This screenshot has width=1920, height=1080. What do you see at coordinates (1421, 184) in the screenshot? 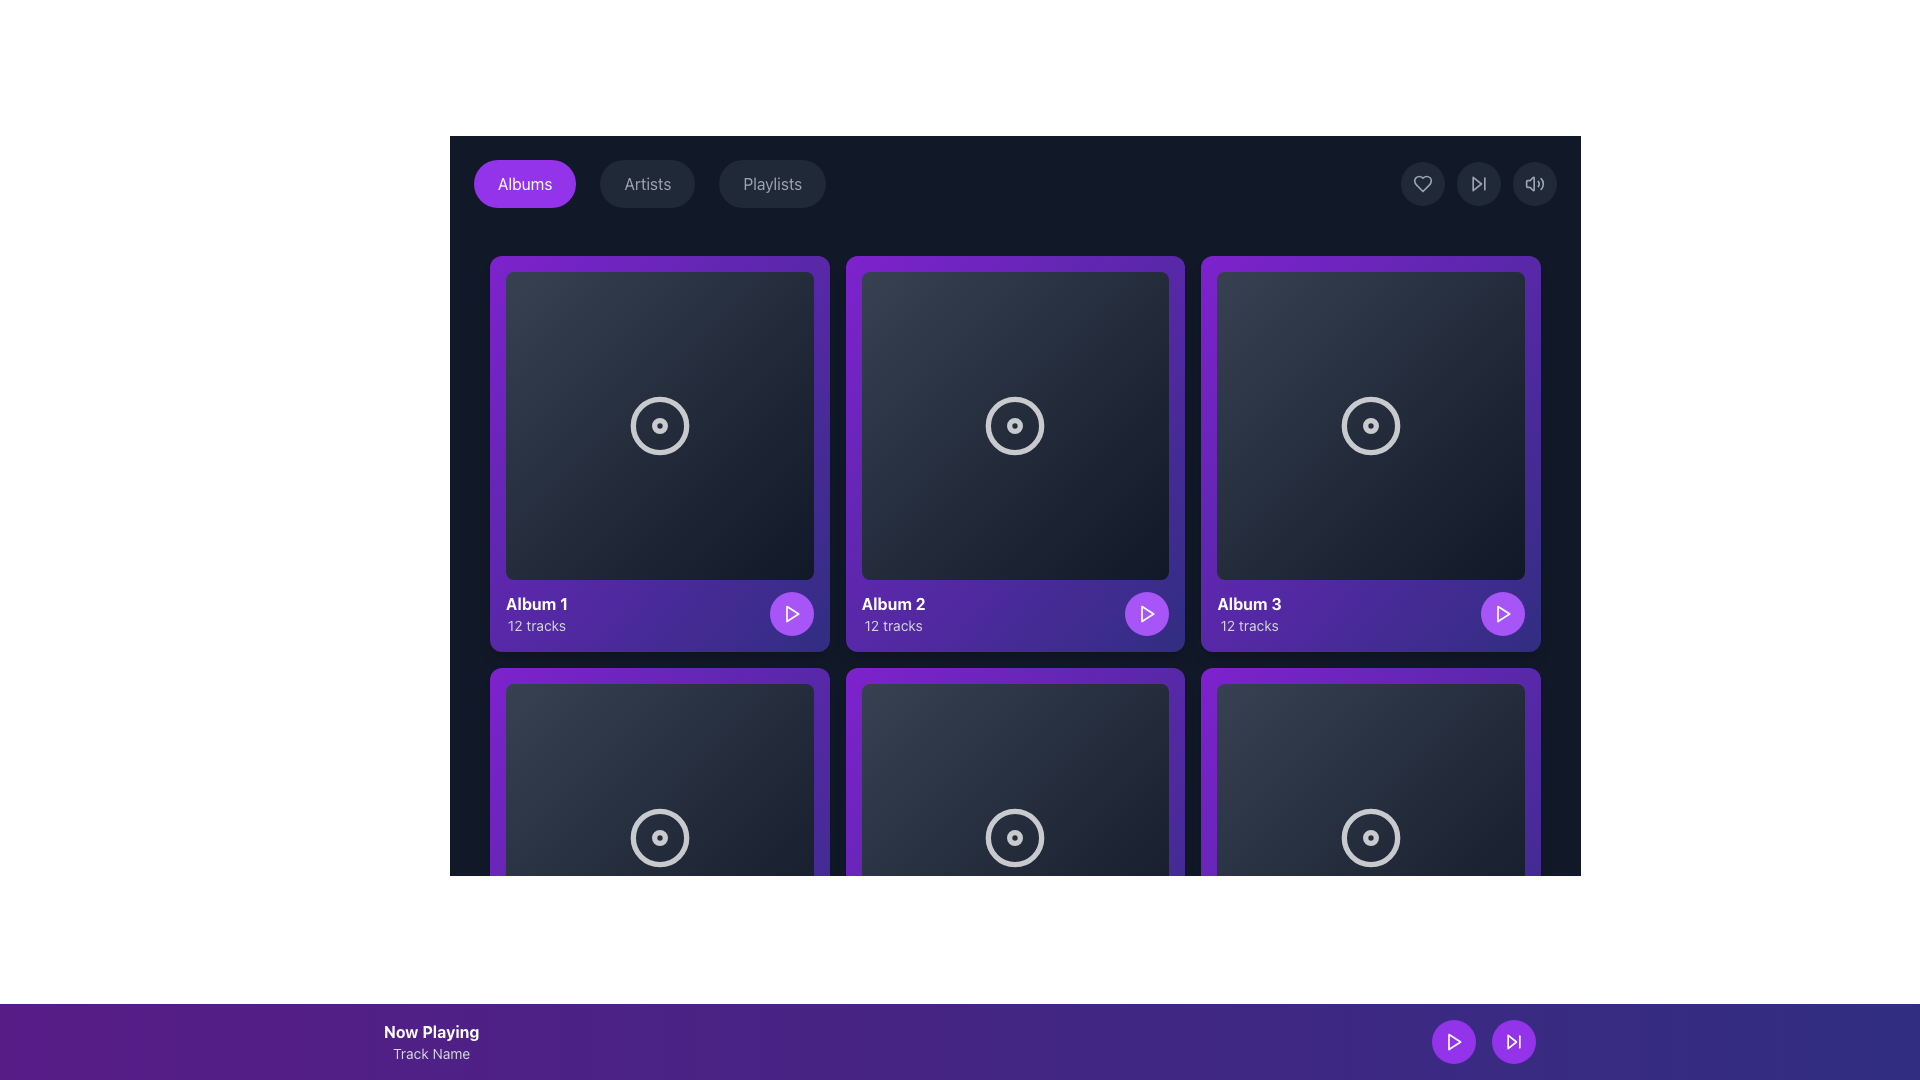
I see `the heart-shaped icon button, which is the first in a group of three circular buttons at the top-right corner of the interface` at bounding box center [1421, 184].